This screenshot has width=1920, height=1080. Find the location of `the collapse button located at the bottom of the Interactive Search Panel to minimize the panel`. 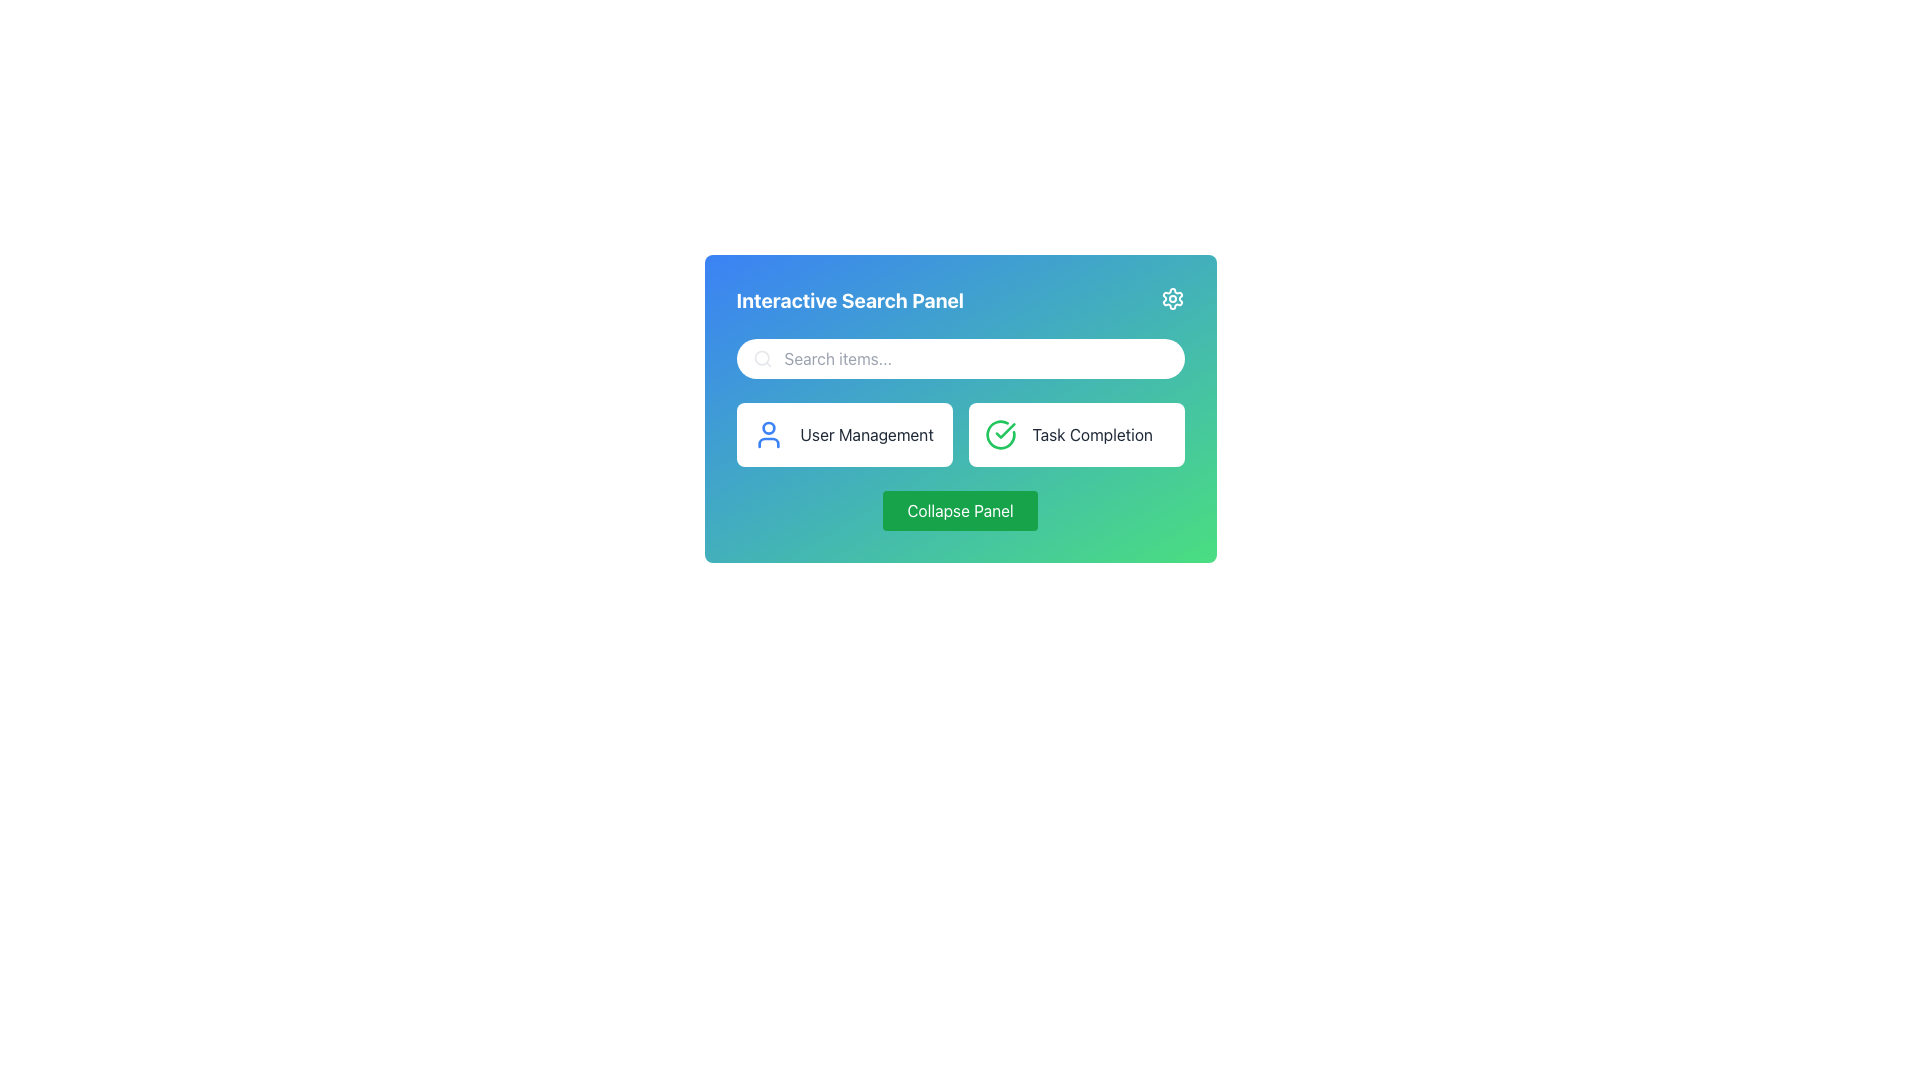

the collapse button located at the bottom of the Interactive Search Panel to minimize the panel is located at coordinates (960, 509).